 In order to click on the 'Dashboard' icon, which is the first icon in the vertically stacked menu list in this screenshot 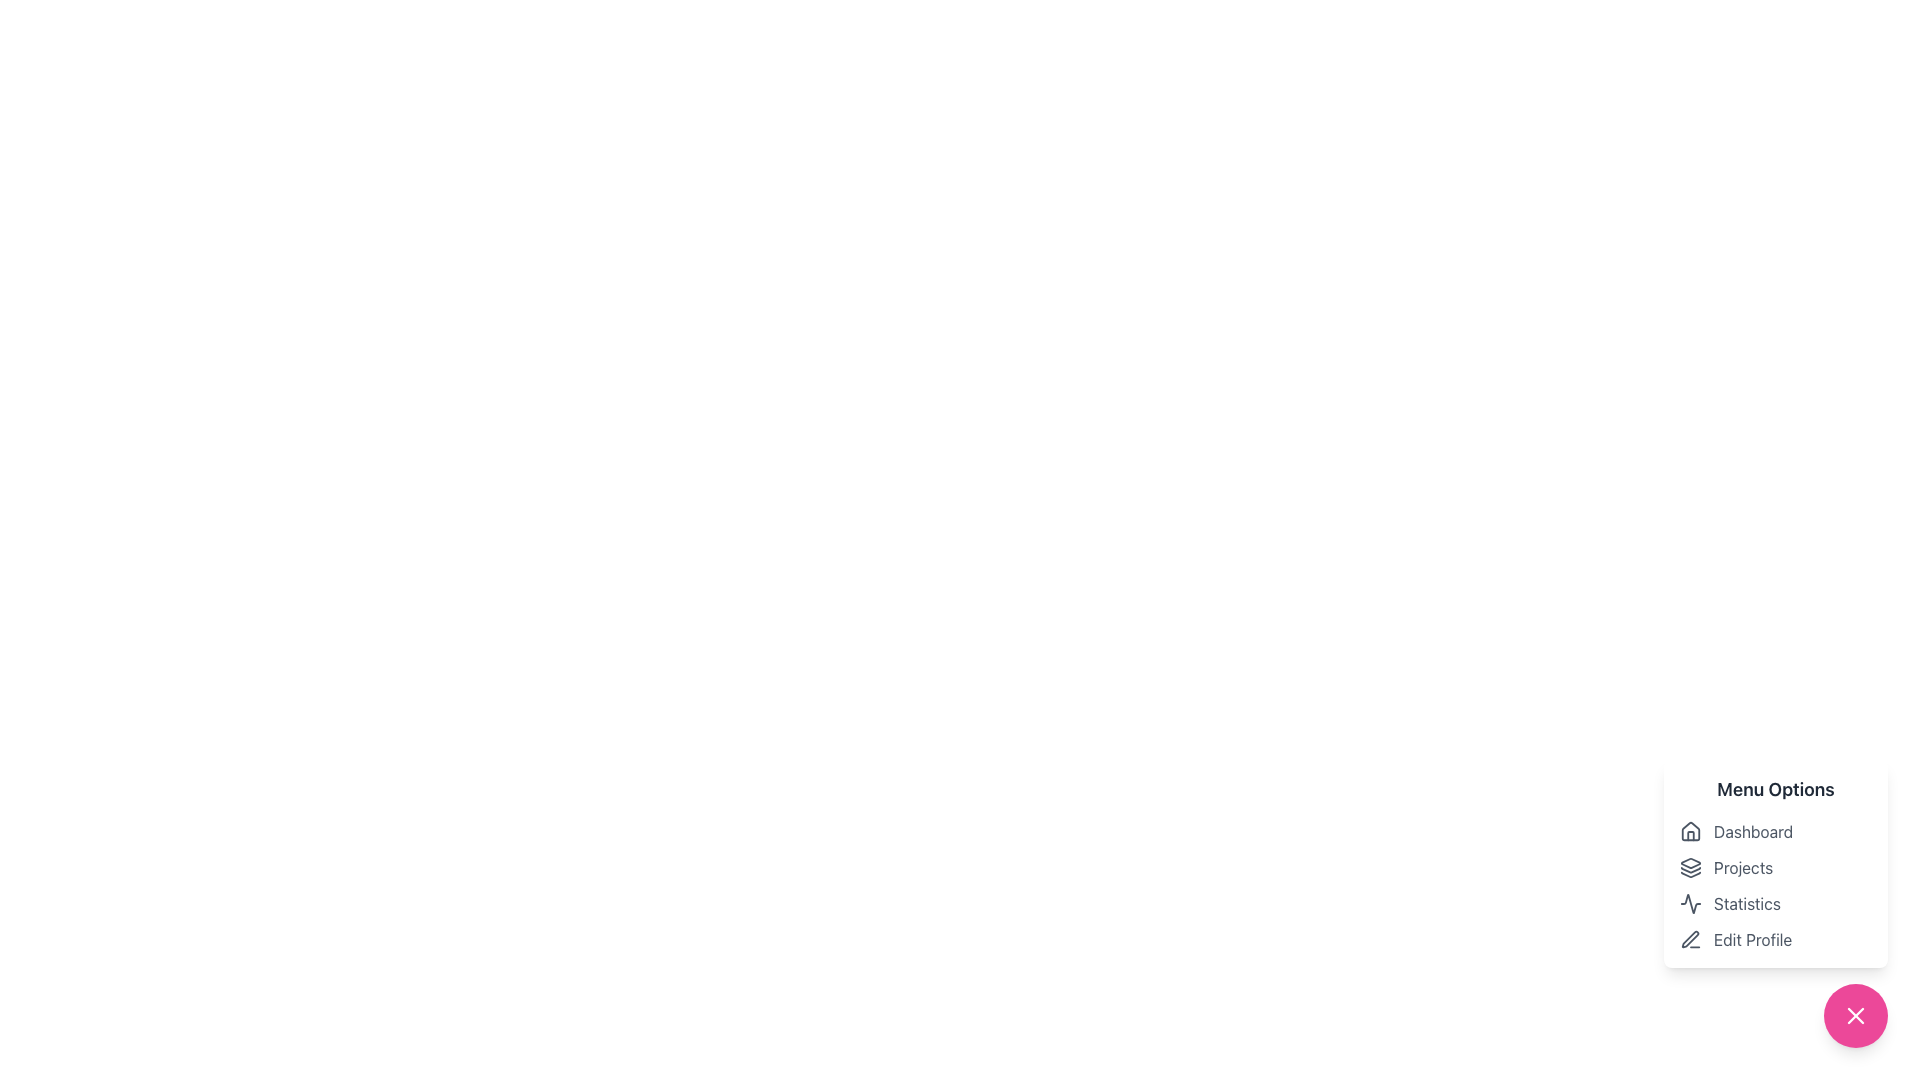, I will do `click(1689, 830)`.